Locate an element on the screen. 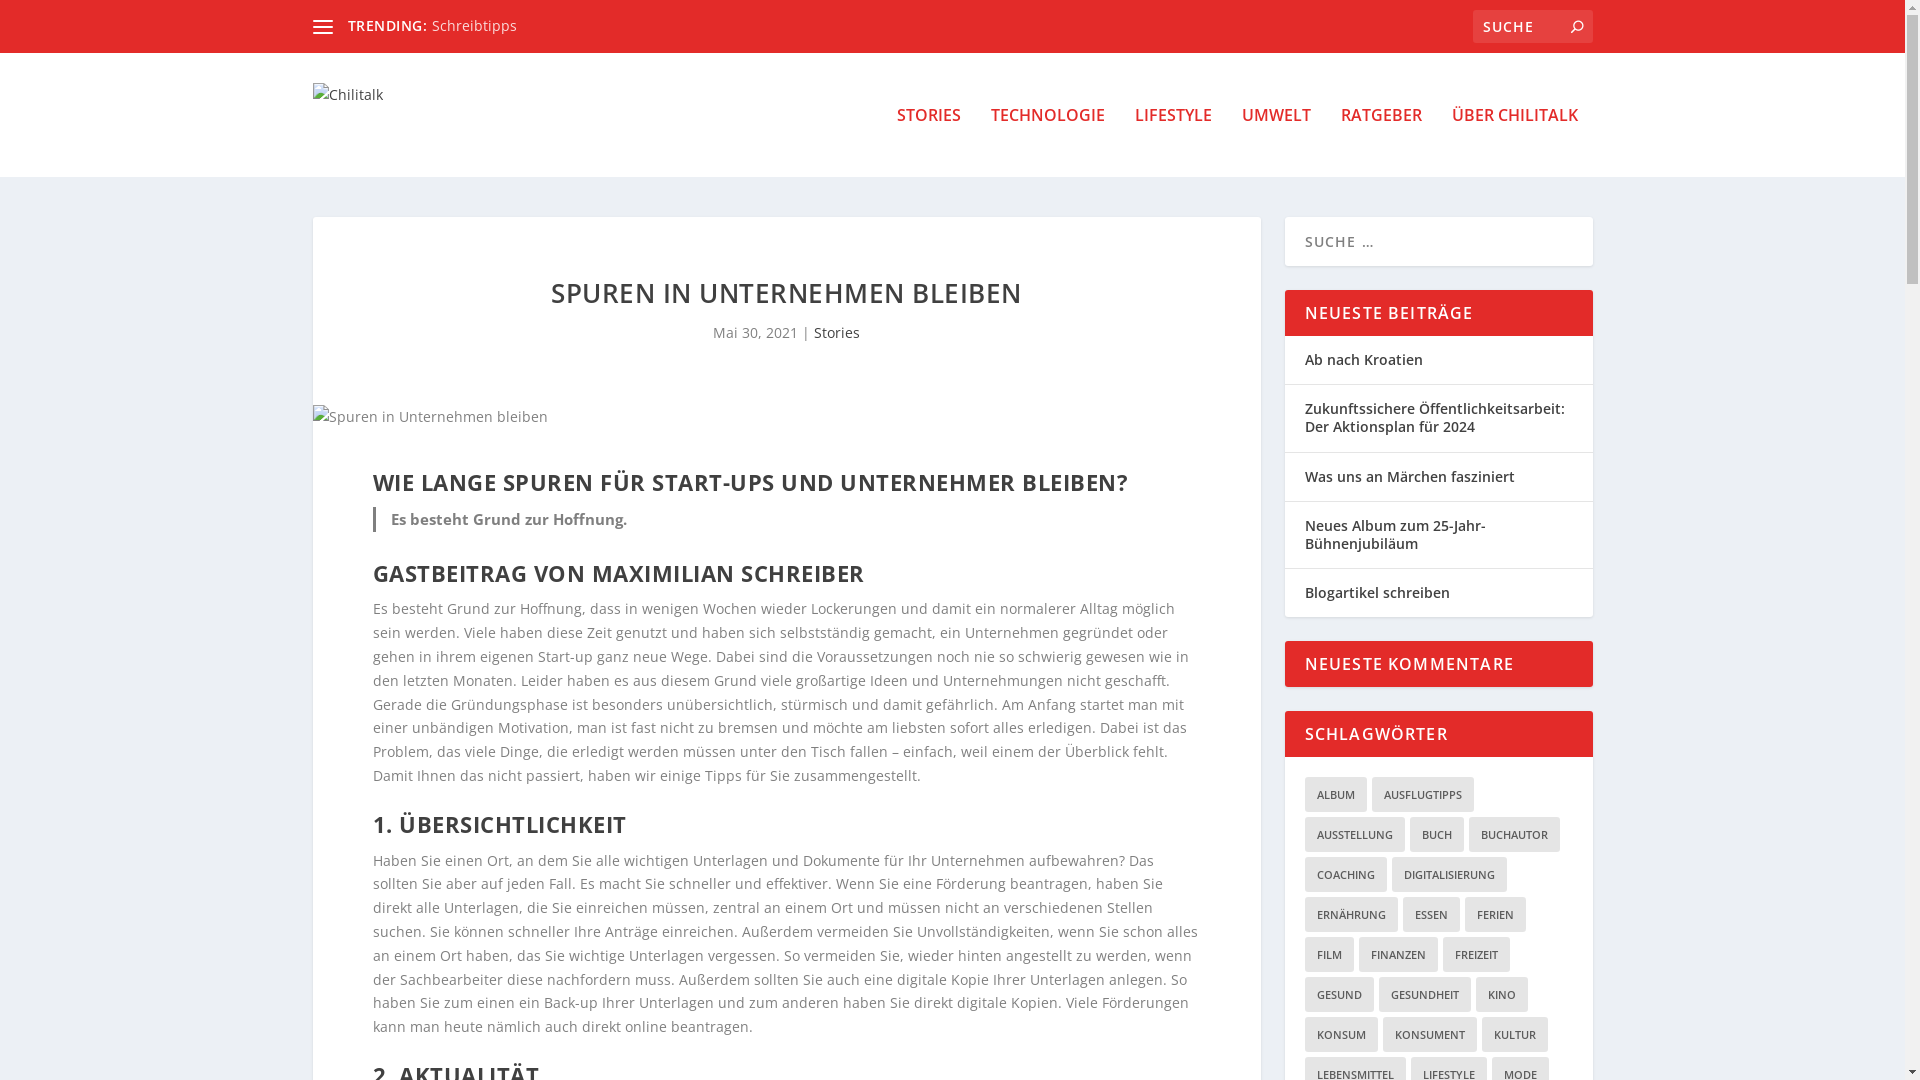 The height and width of the screenshot is (1080, 1920). 'RATGEBER' is located at coordinates (1379, 141).